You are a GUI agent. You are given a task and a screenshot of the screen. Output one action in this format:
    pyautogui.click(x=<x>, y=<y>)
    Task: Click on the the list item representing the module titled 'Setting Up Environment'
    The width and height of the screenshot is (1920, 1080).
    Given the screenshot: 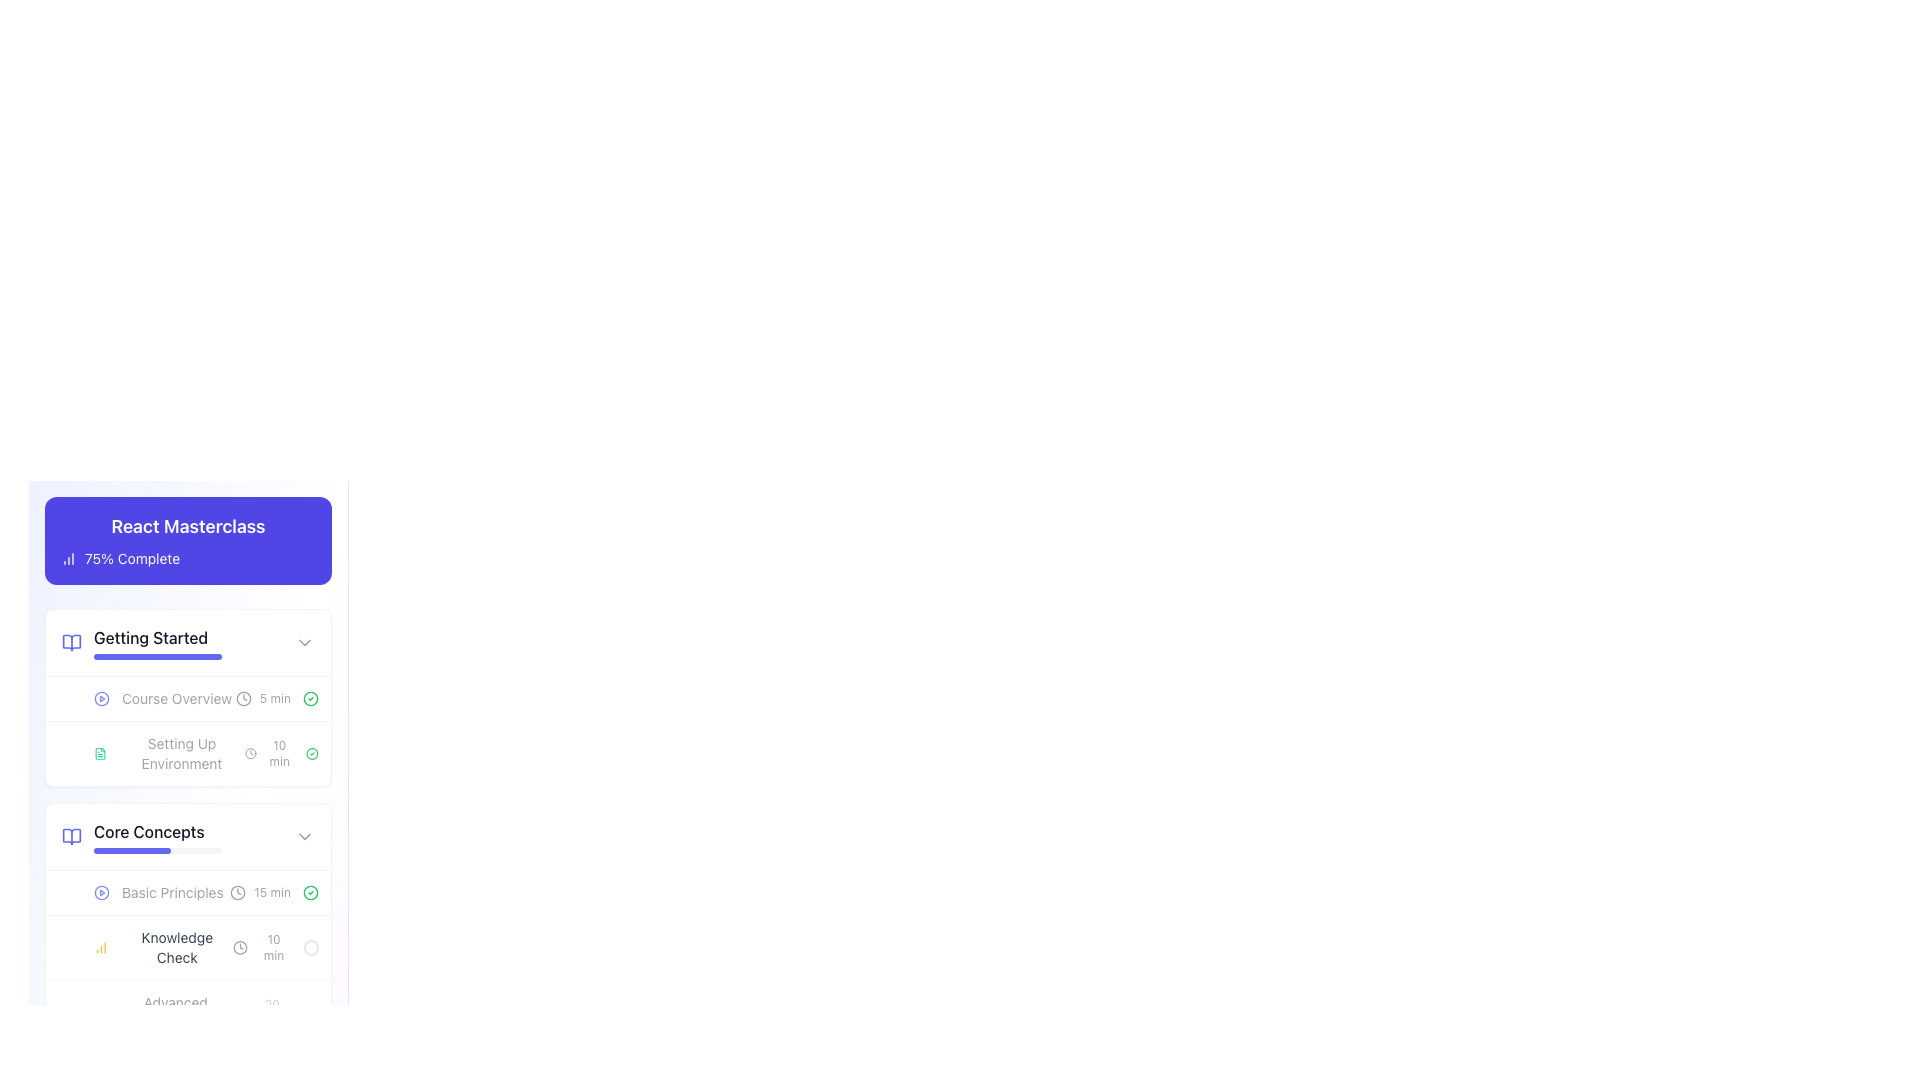 What is the action you would take?
    pyautogui.click(x=188, y=753)
    